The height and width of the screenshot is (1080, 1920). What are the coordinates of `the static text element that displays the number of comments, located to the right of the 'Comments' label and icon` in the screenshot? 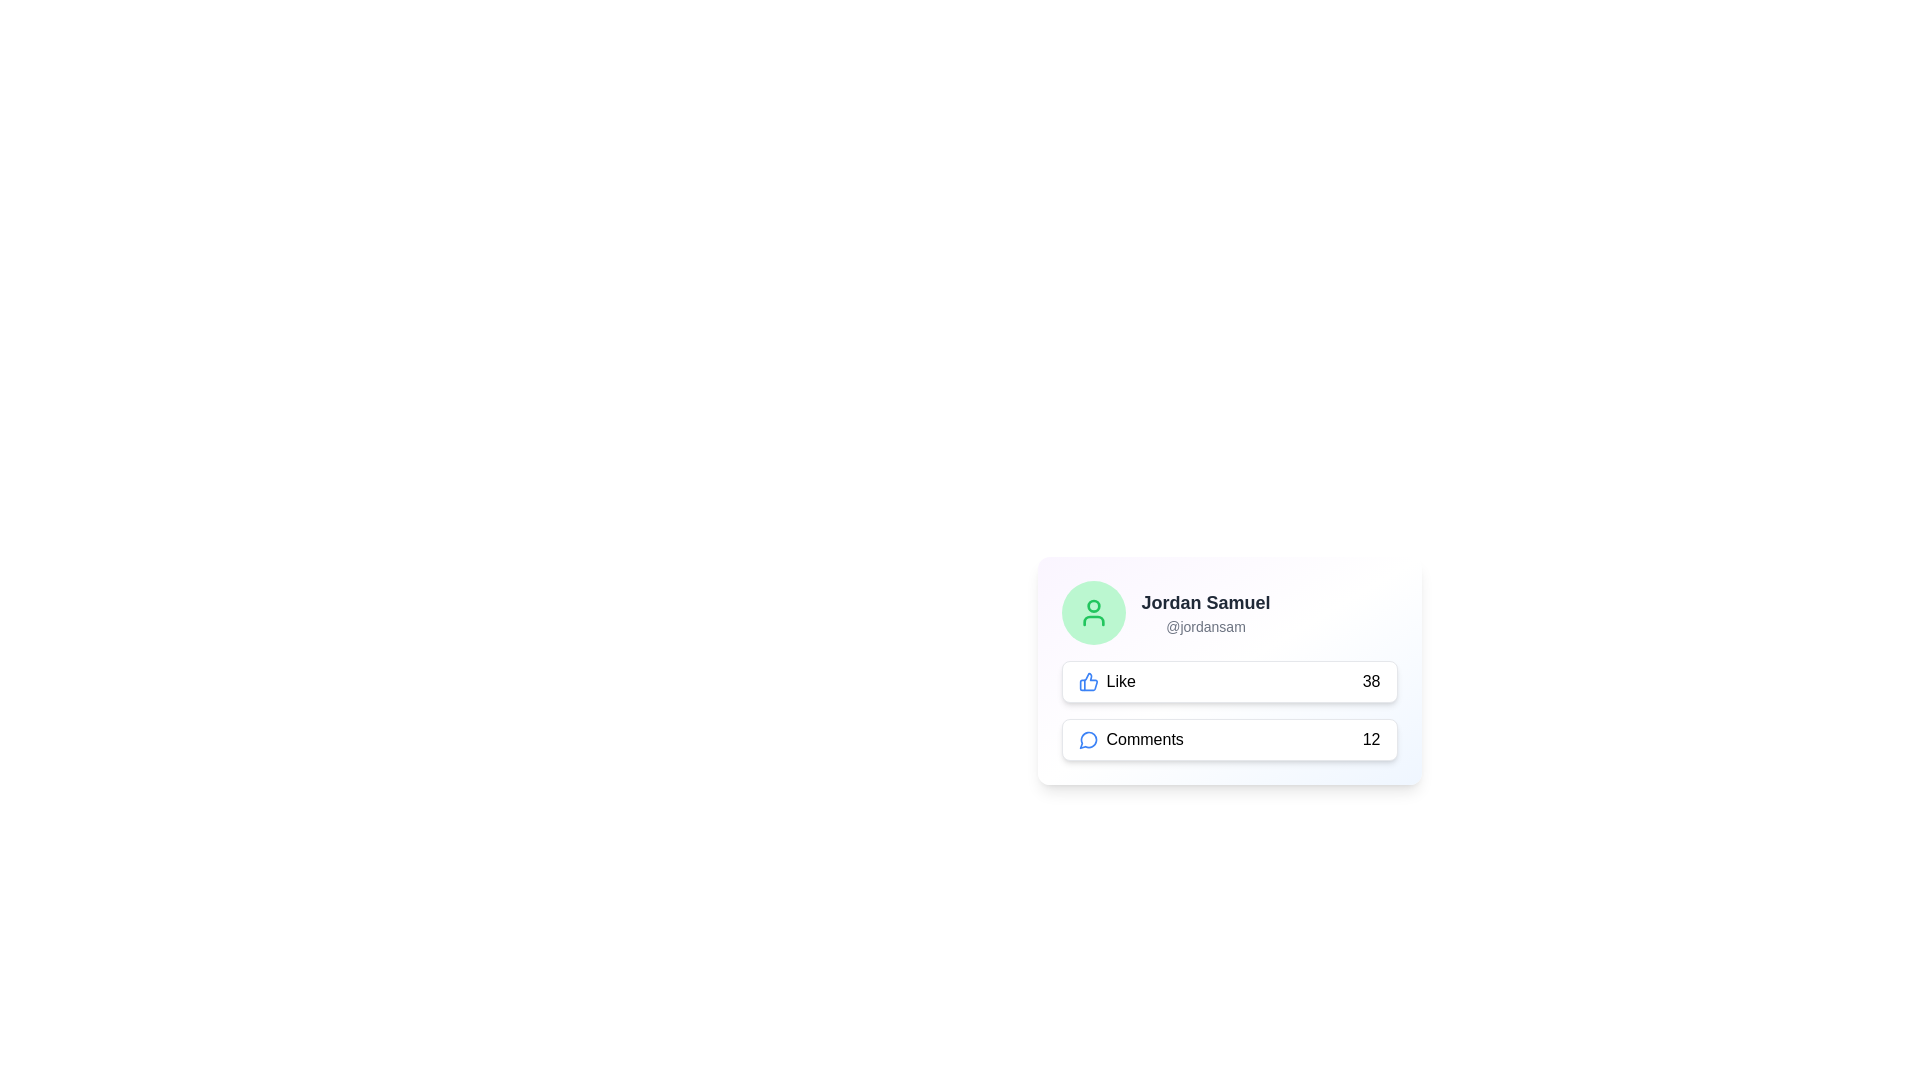 It's located at (1370, 740).